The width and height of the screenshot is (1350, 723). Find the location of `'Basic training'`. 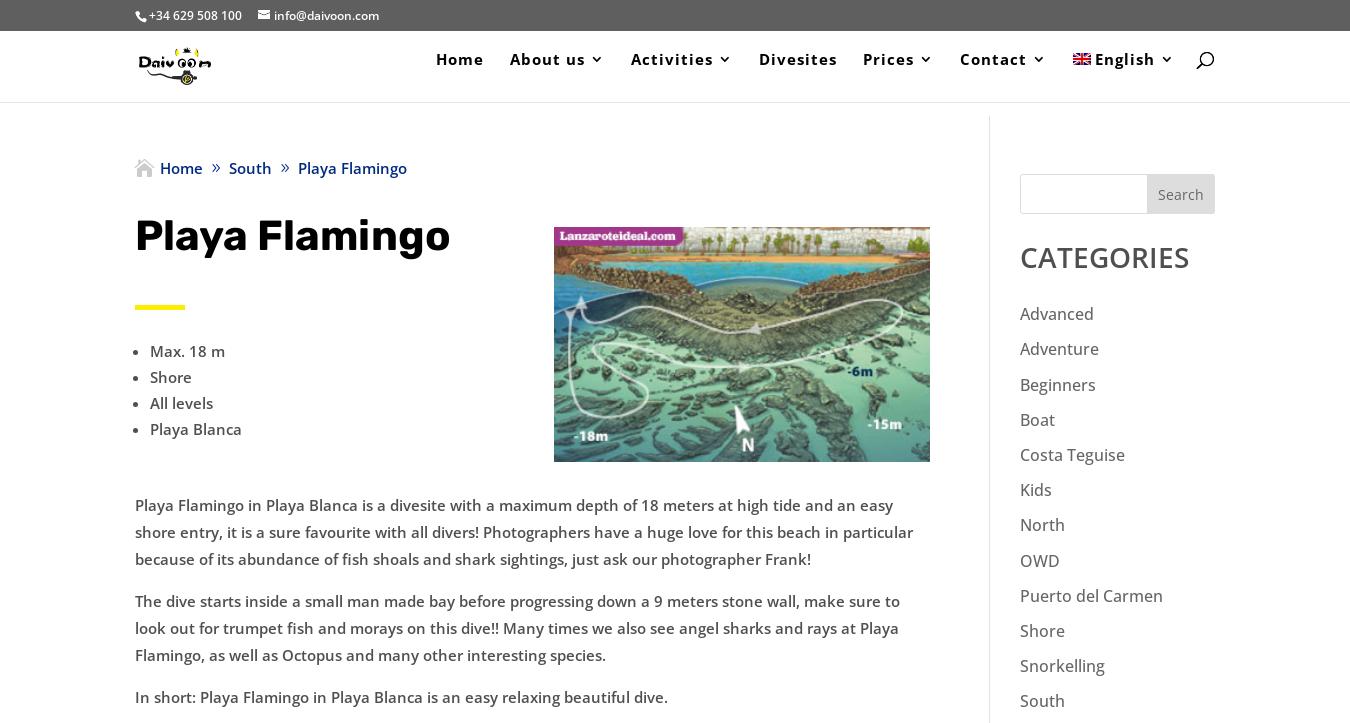

'Basic training' is located at coordinates (968, 239).